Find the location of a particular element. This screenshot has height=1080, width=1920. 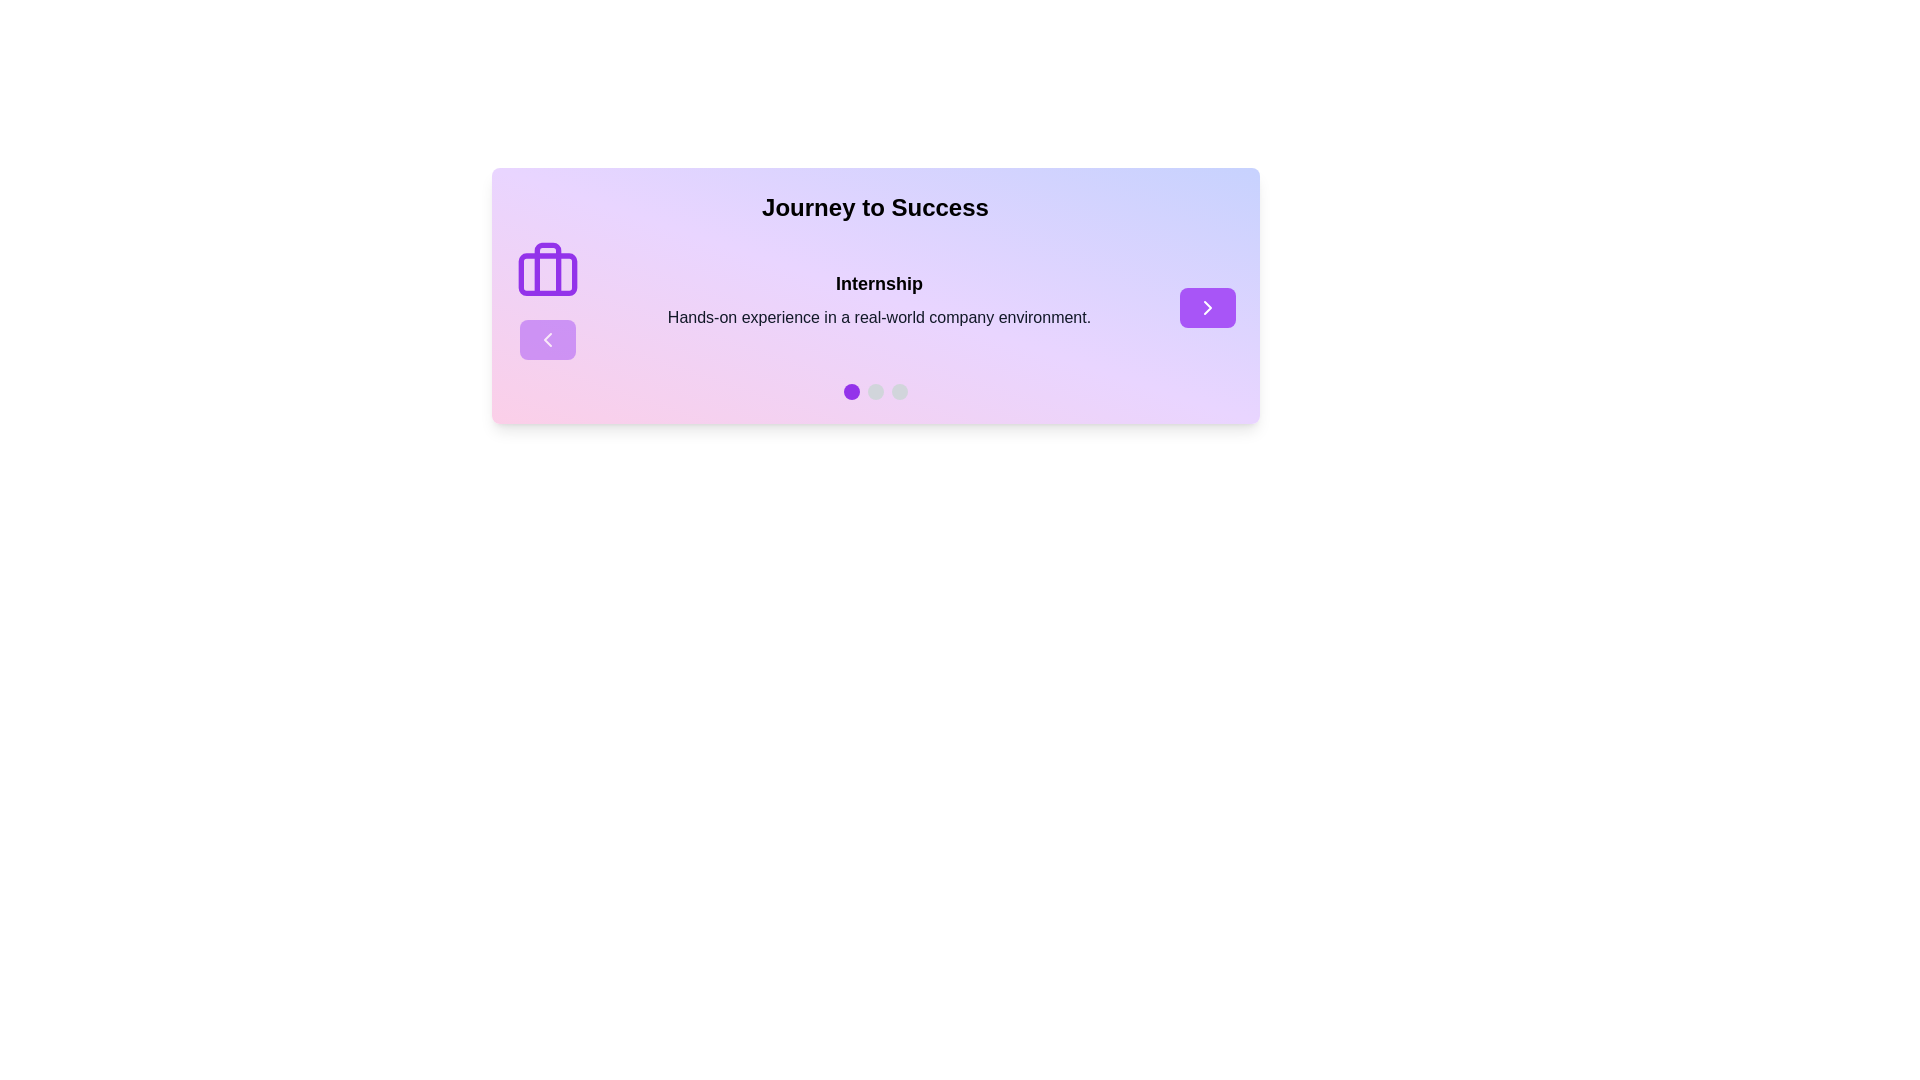

the informative text block titled 'Internship' is located at coordinates (879, 300).